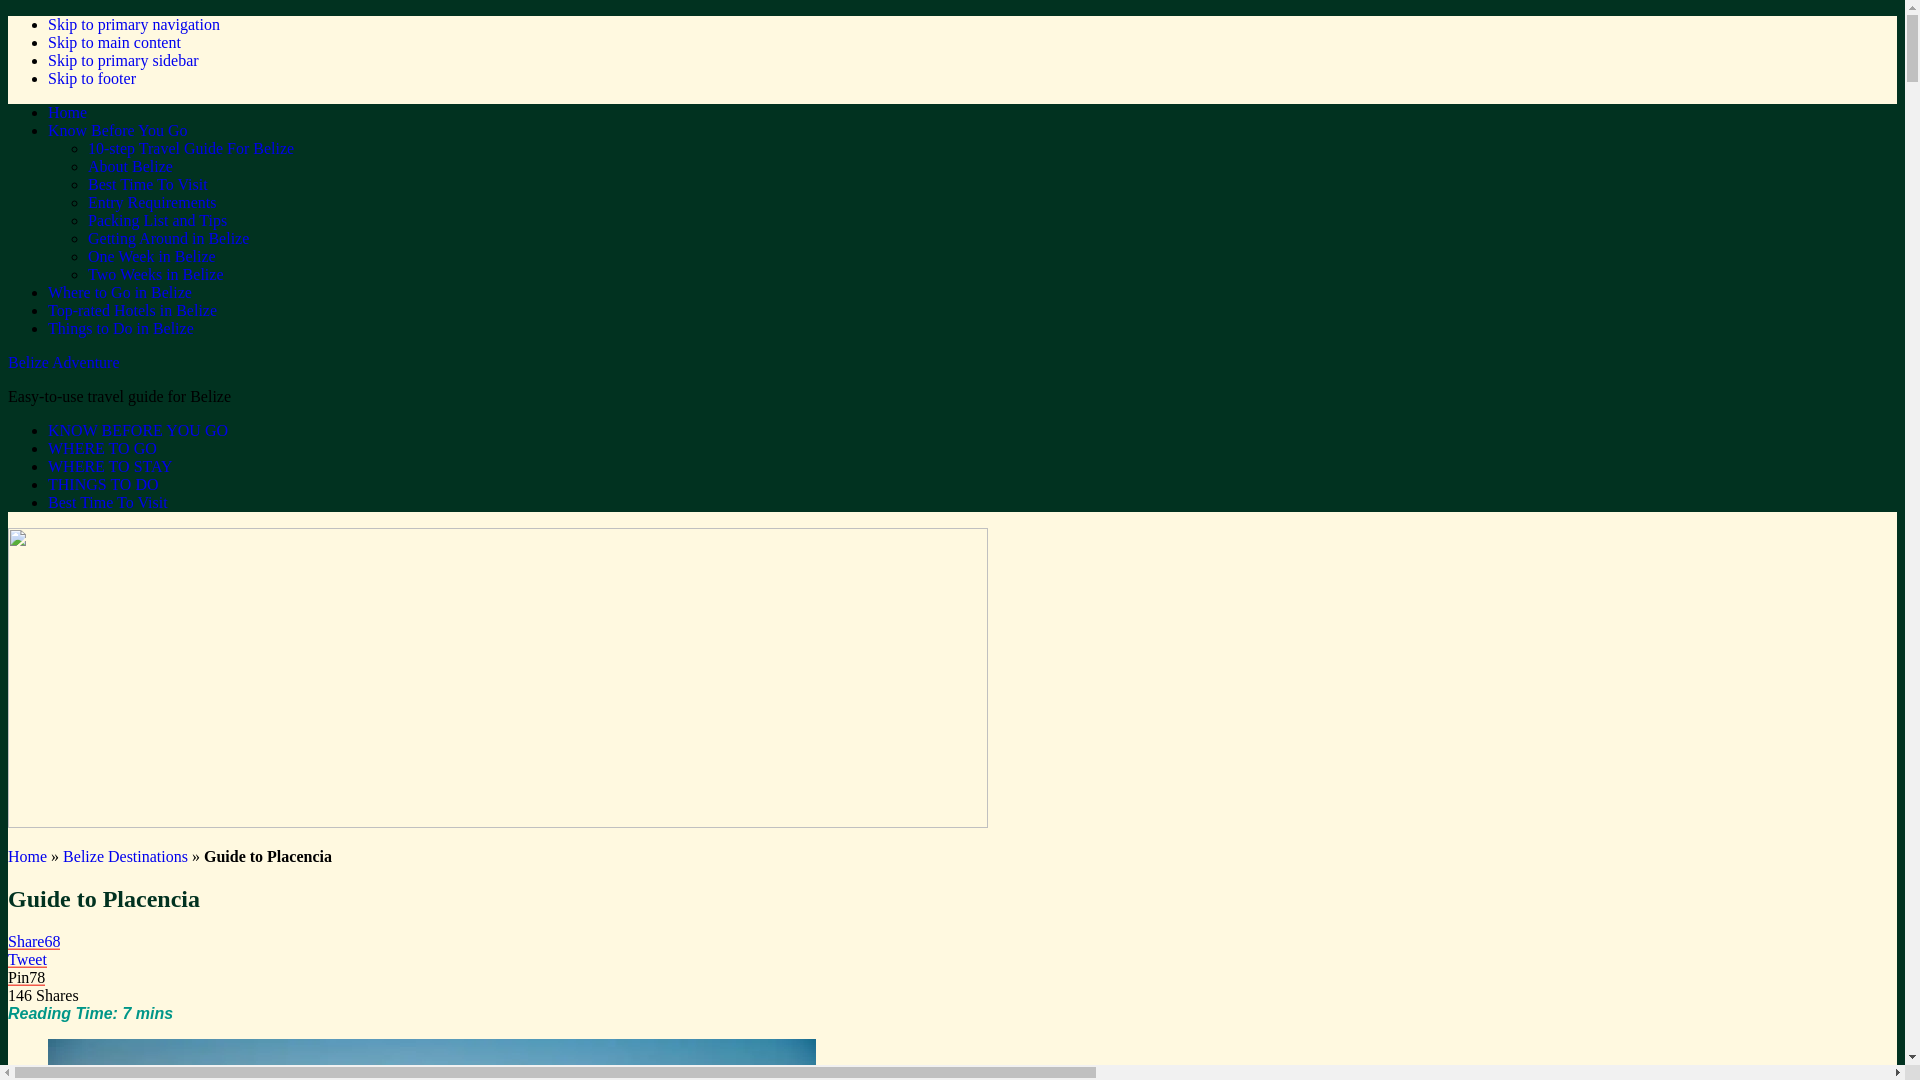  Describe the element at coordinates (109, 466) in the screenshot. I see `'WHERE TO STAY'` at that location.